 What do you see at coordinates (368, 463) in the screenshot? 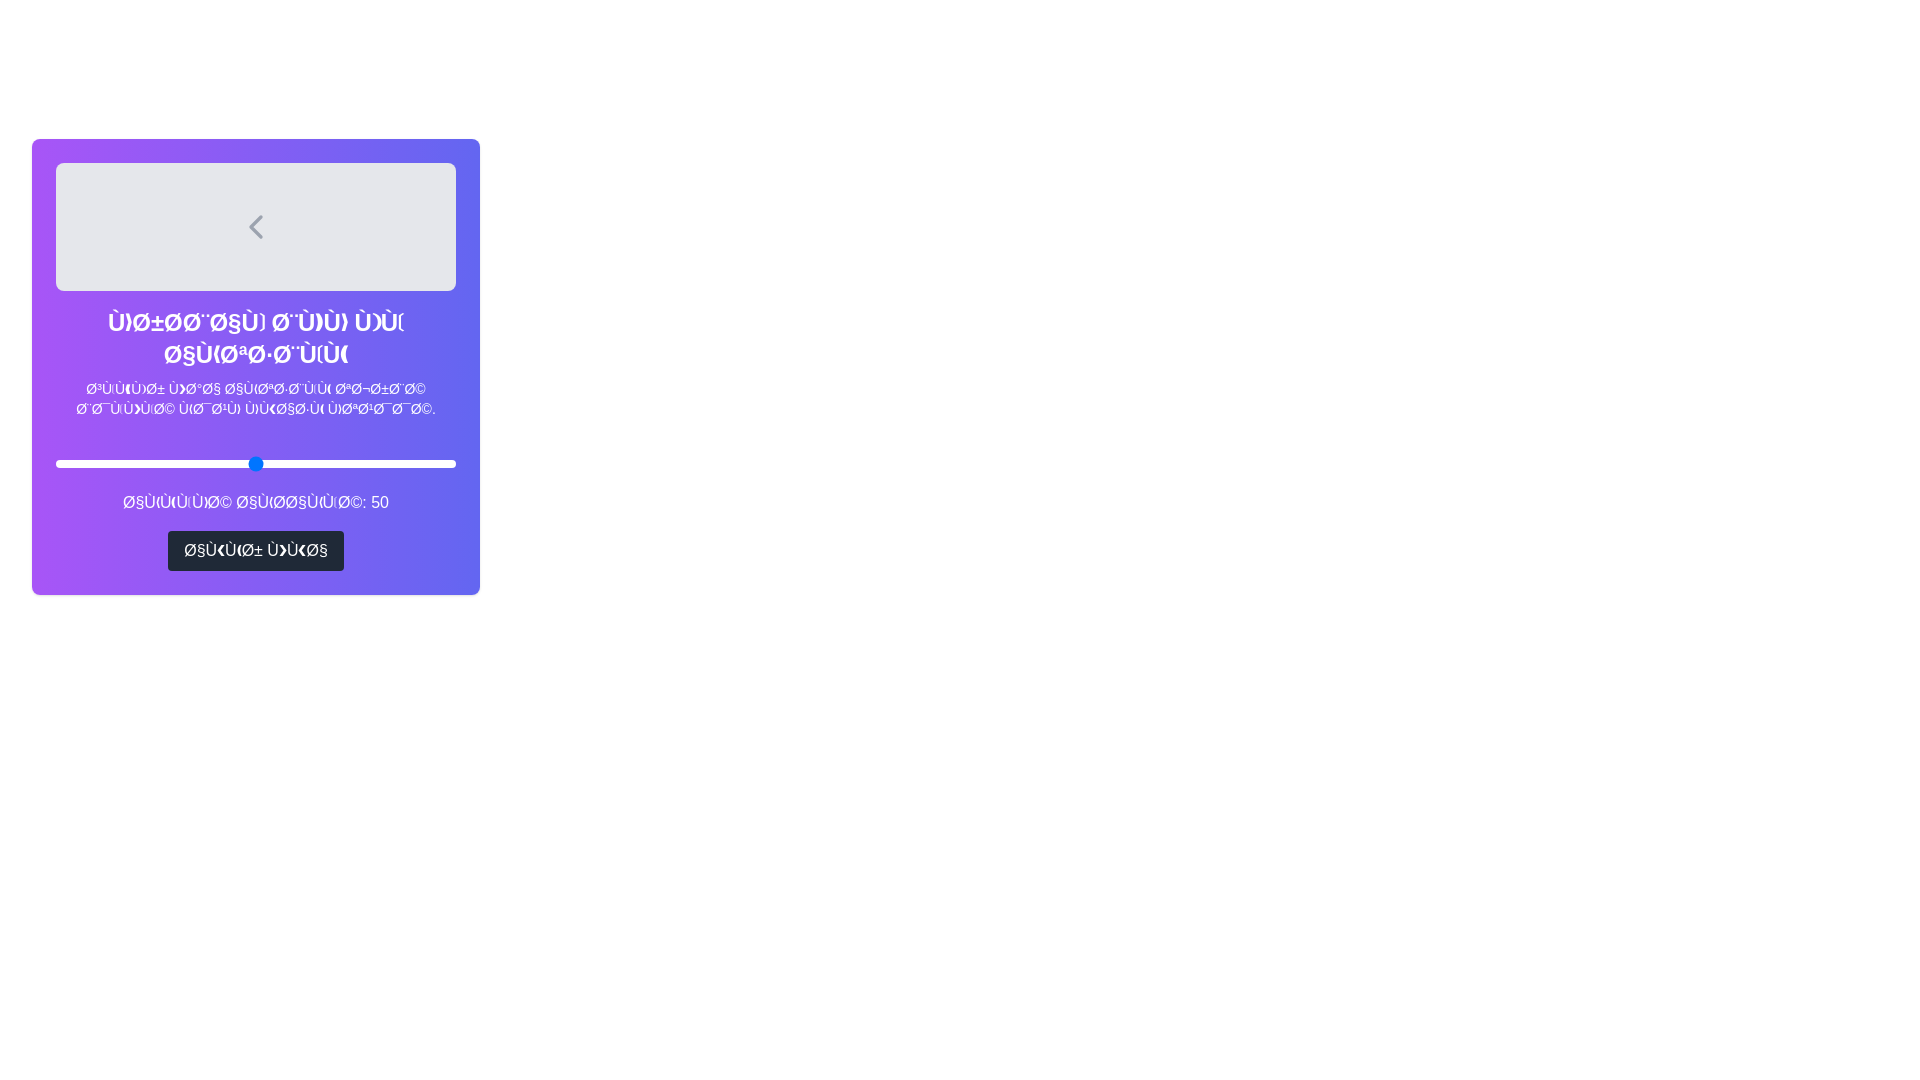
I see `the slider value` at bounding box center [368, 463].